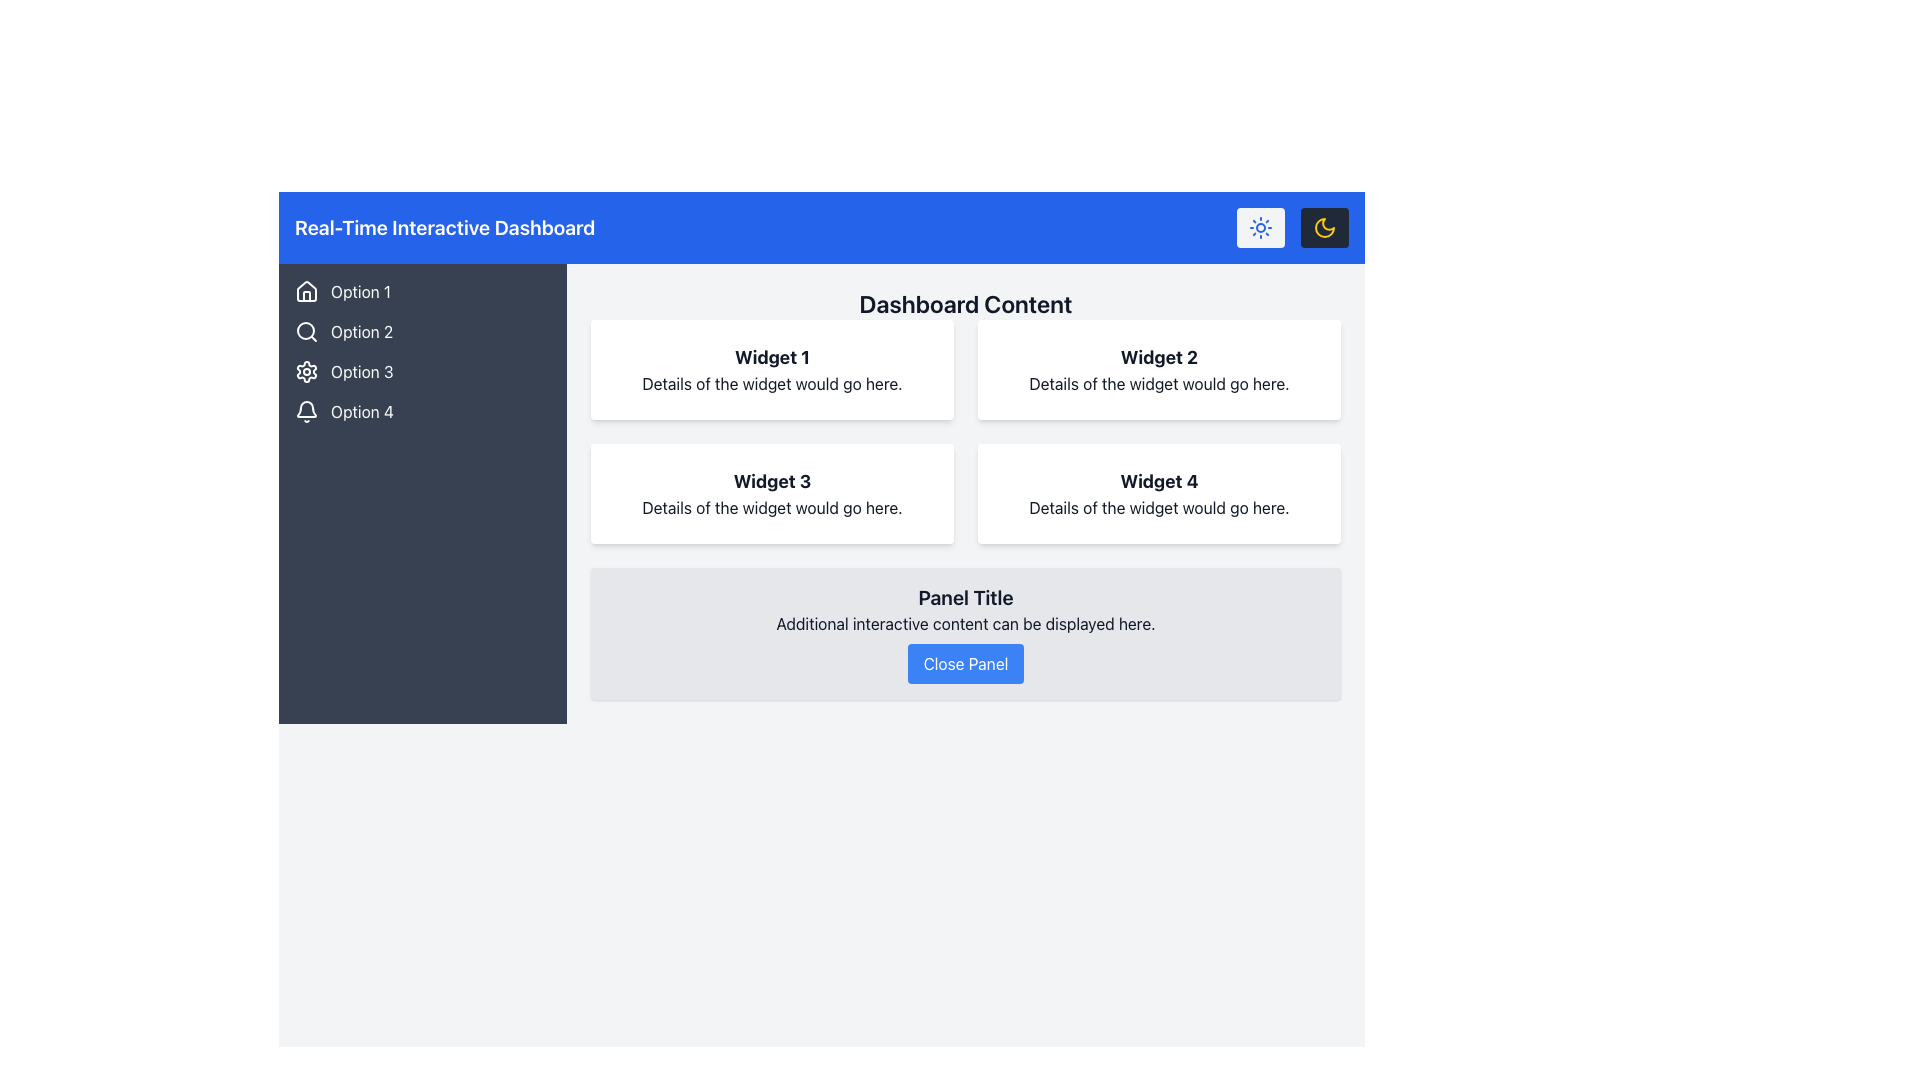  What do you see at coordinates (965, 663) in the screenshot?
I see `the 'Close Panel' button located at the bottom of the panel` at bounding box center [965, 663].